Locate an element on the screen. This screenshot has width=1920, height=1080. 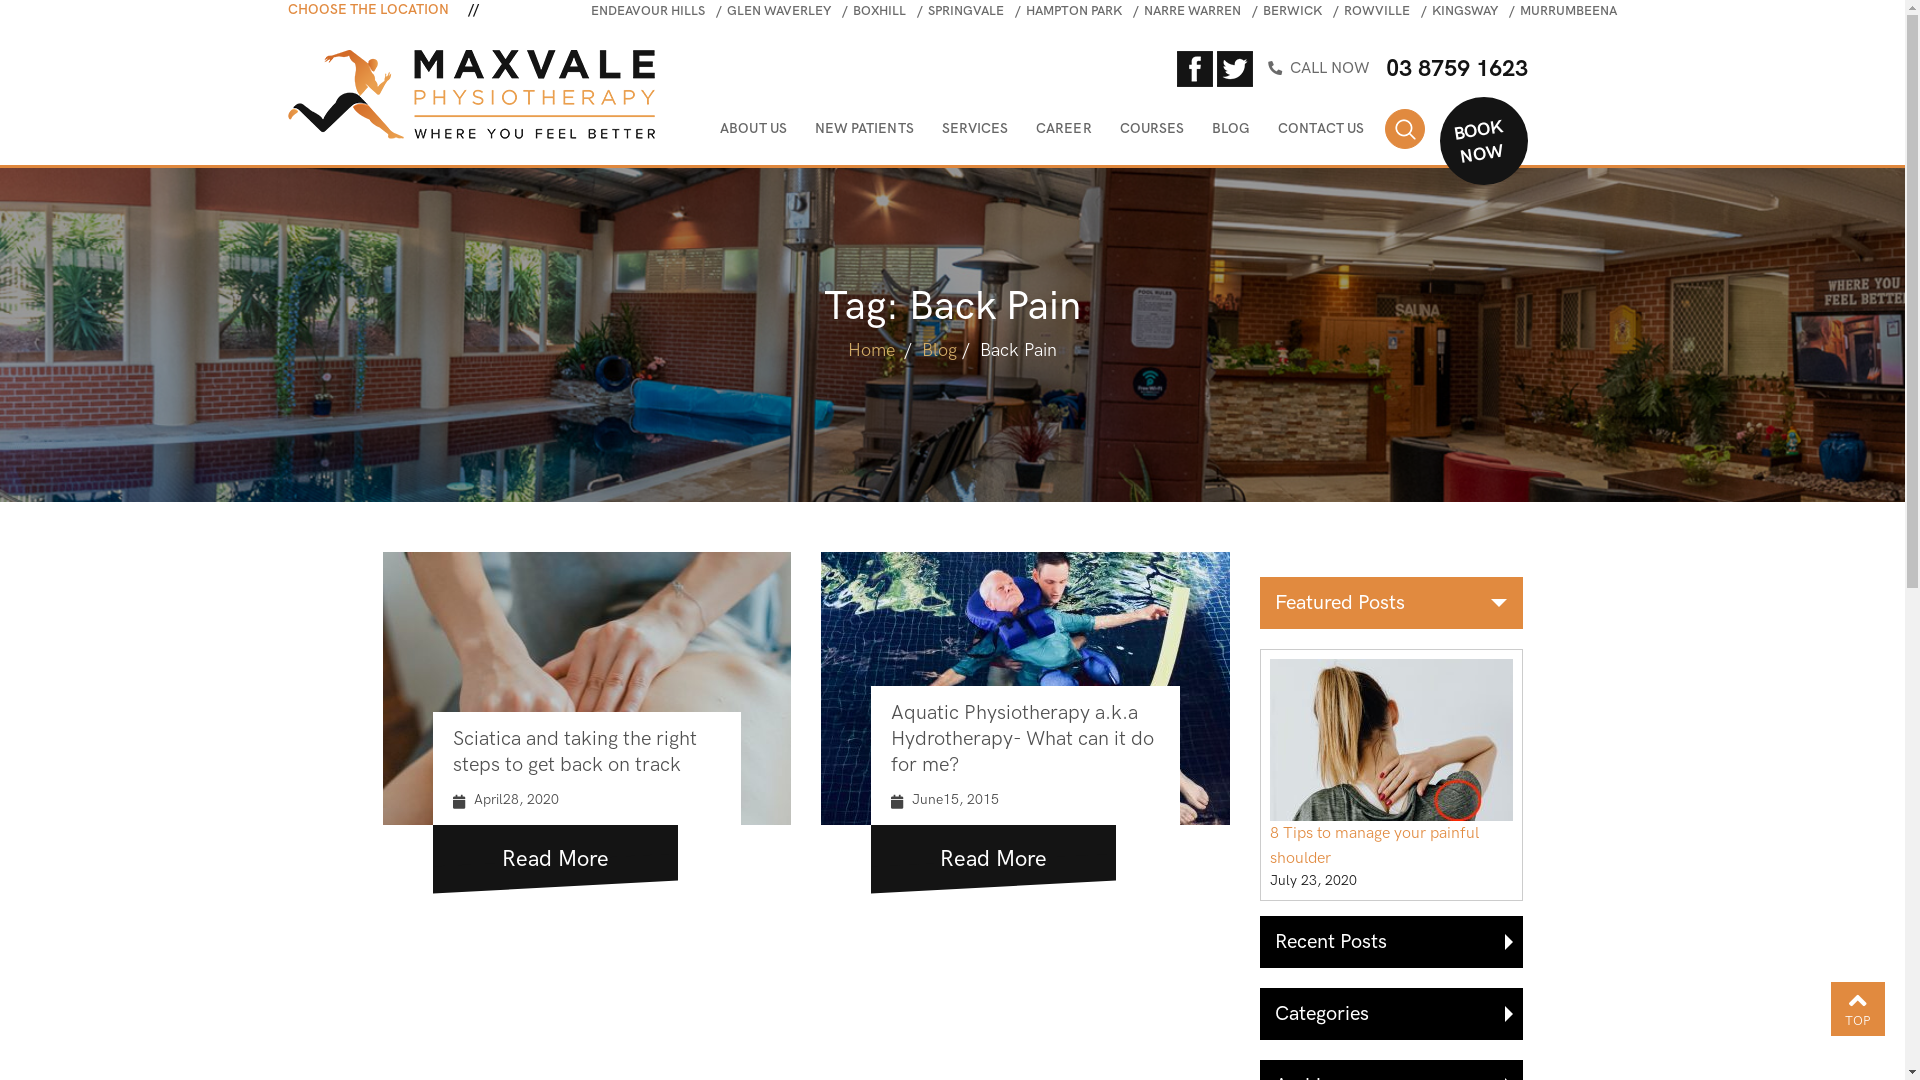
'SPRINGVALE' is located at coordinates (926, 11).